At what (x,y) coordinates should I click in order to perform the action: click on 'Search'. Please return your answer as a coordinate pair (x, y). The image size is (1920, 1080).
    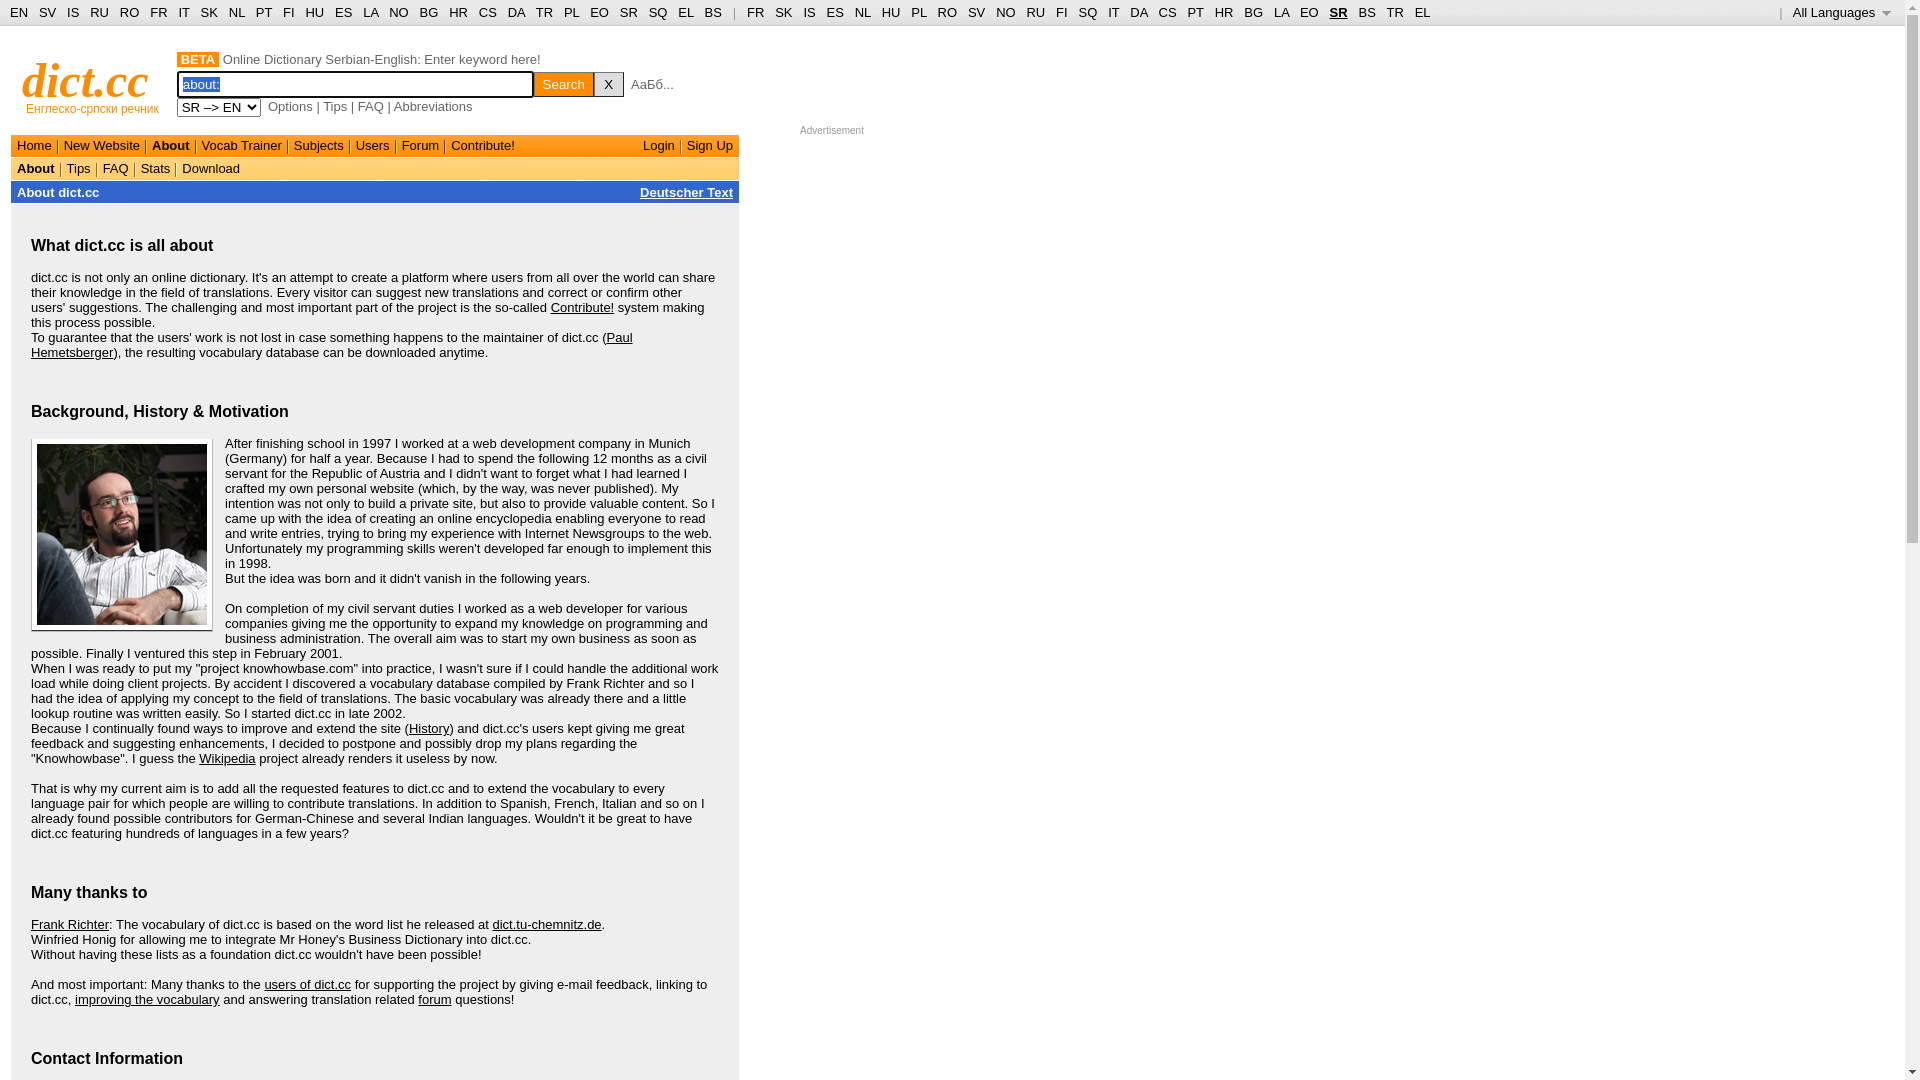
    Looking at the image, I should click on (563, 83).